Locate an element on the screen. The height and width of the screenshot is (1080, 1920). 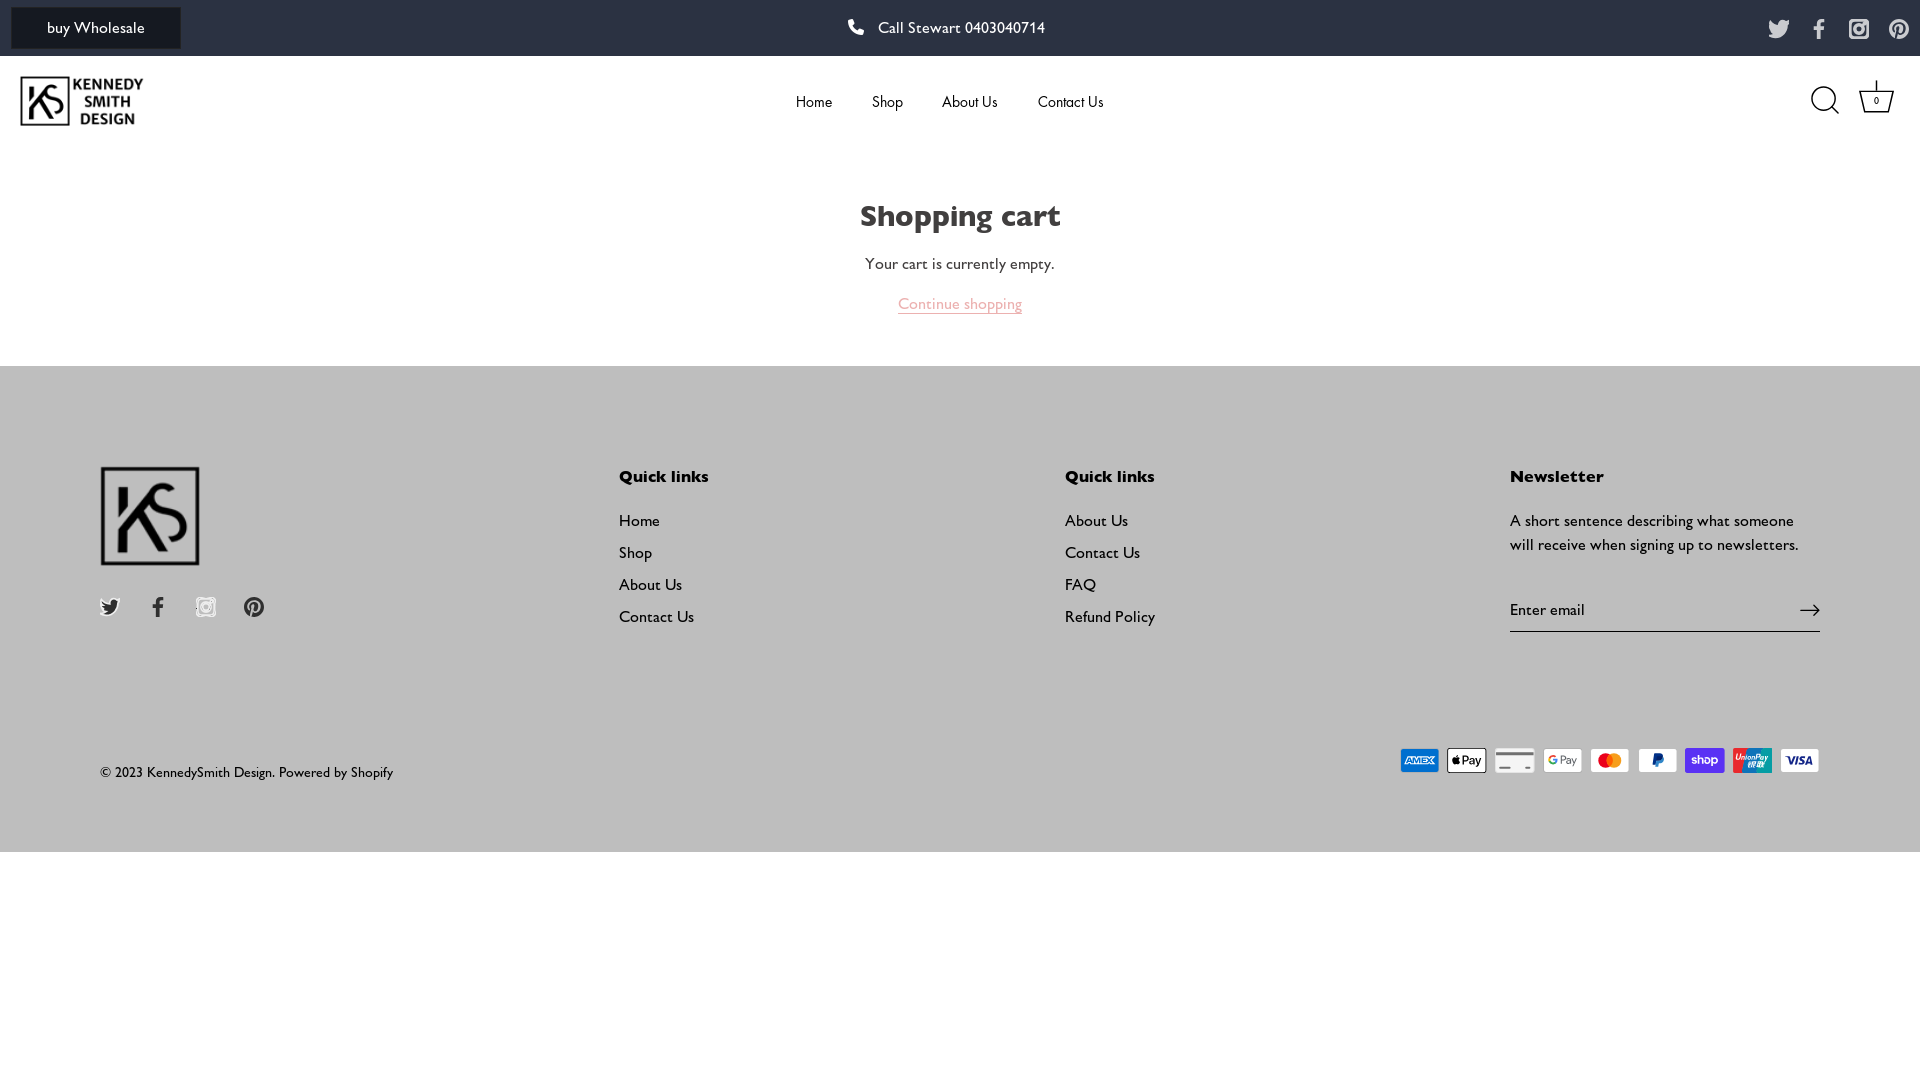
'About Us' is located at coordinates (1095, 519).